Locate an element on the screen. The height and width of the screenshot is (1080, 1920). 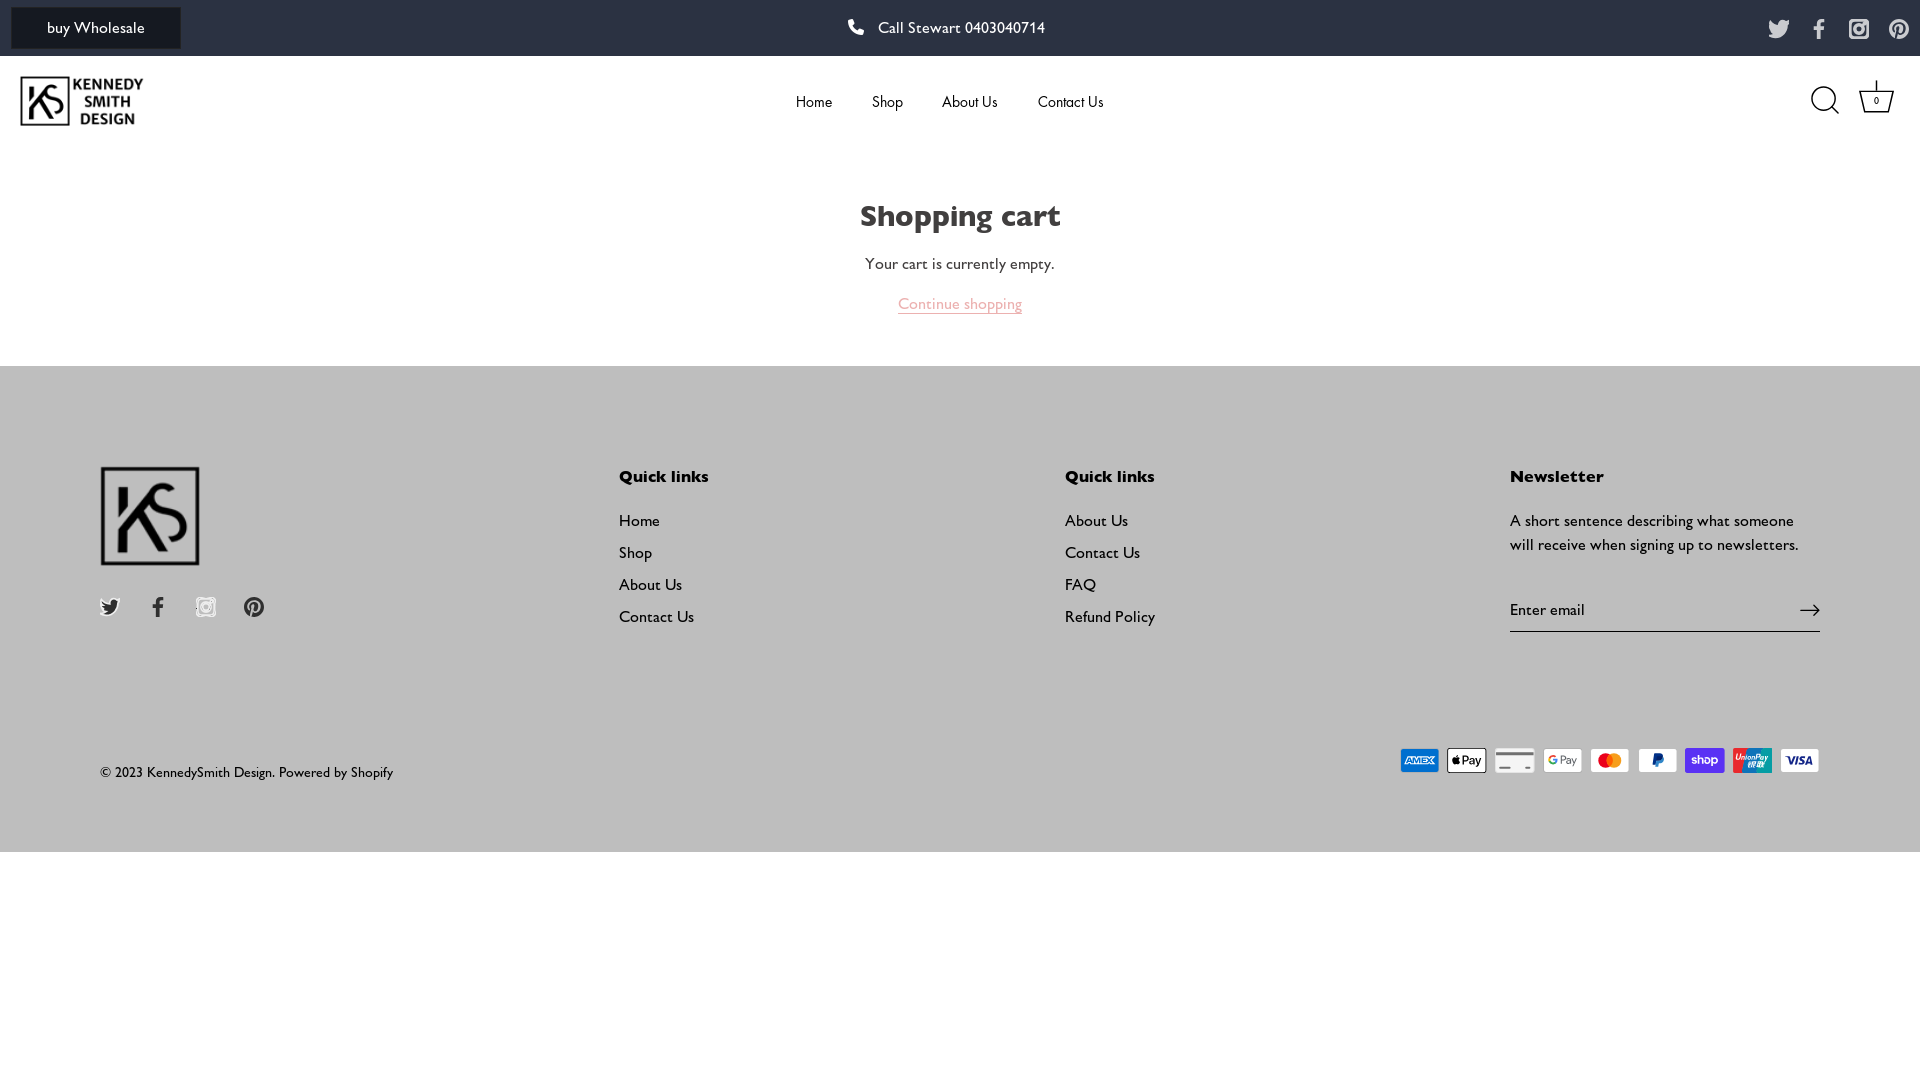
'About Us' is located at coordinates (1095, 519).